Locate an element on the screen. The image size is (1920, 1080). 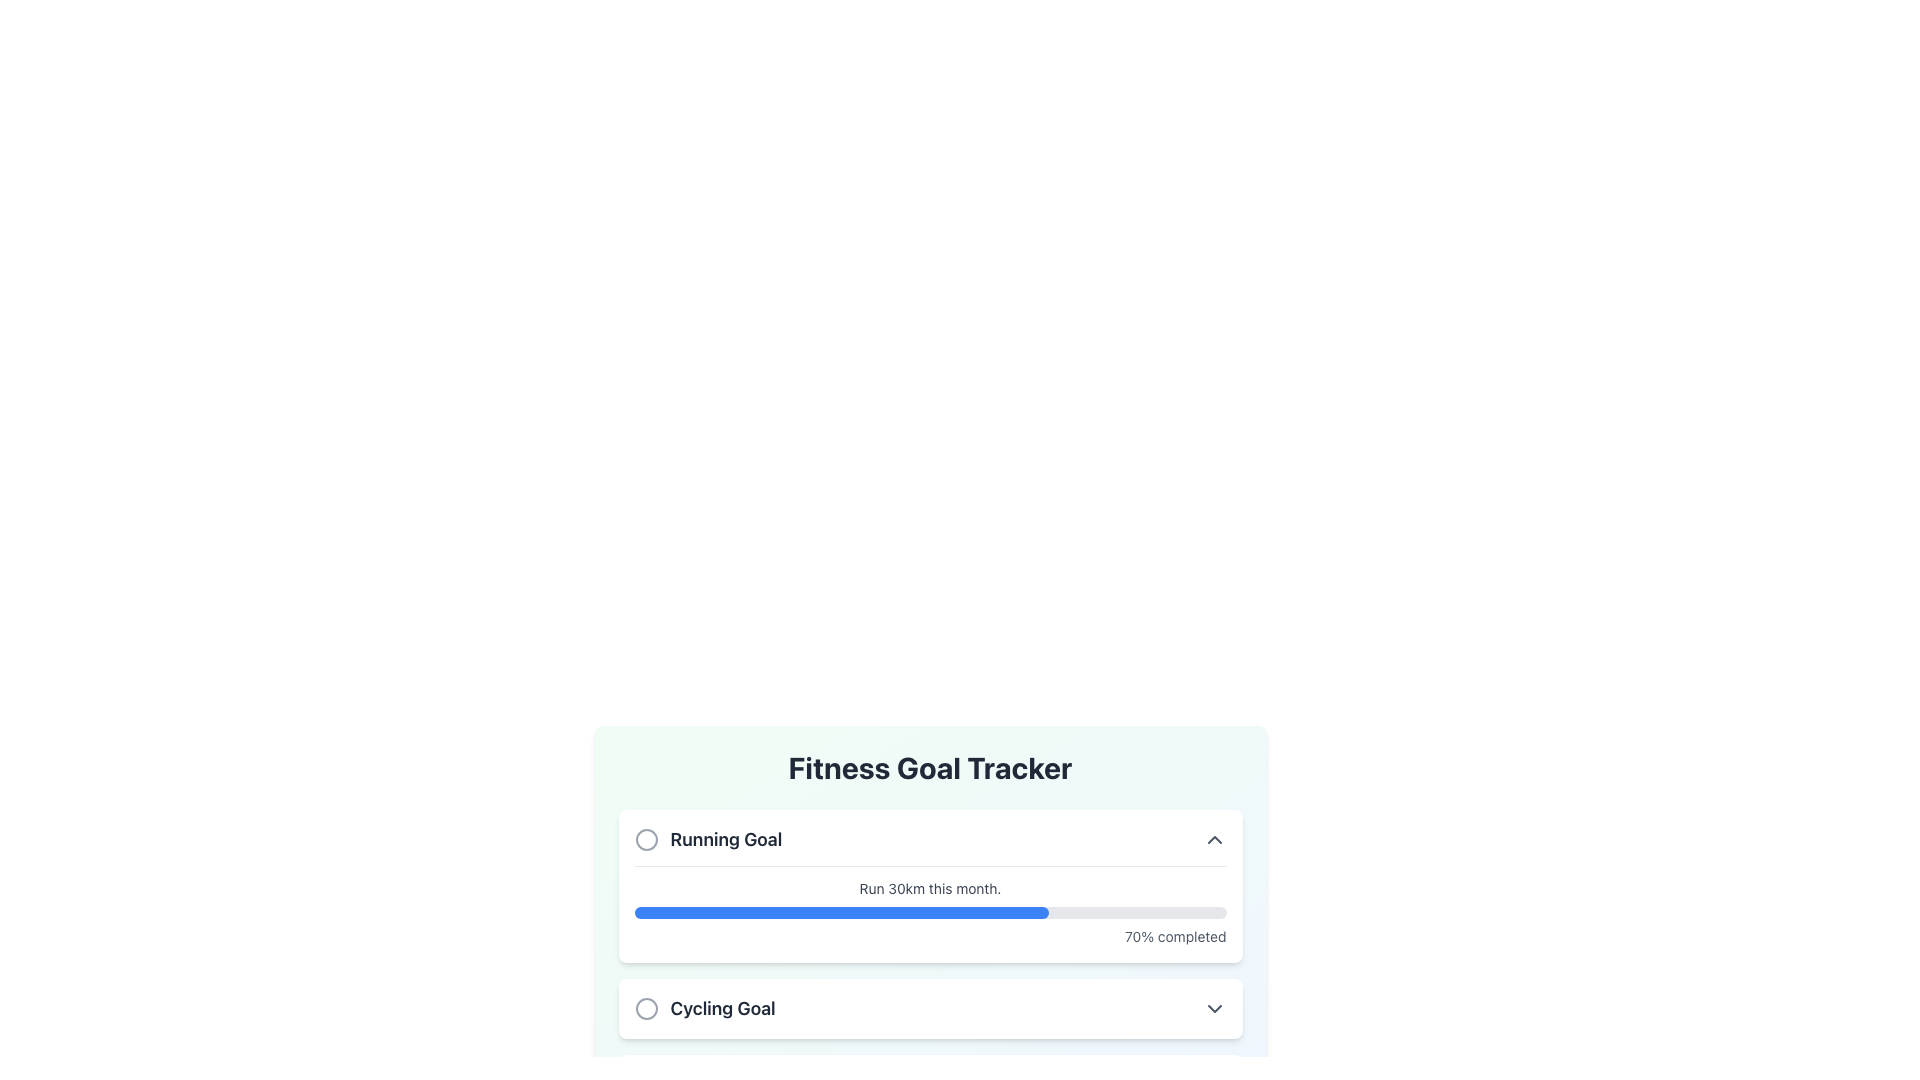
text from the descriptive label that provides information about the goal of running 30km this month, located under the 'Running Goal' heading and above the progress bar is located at coordinates (929, 887).